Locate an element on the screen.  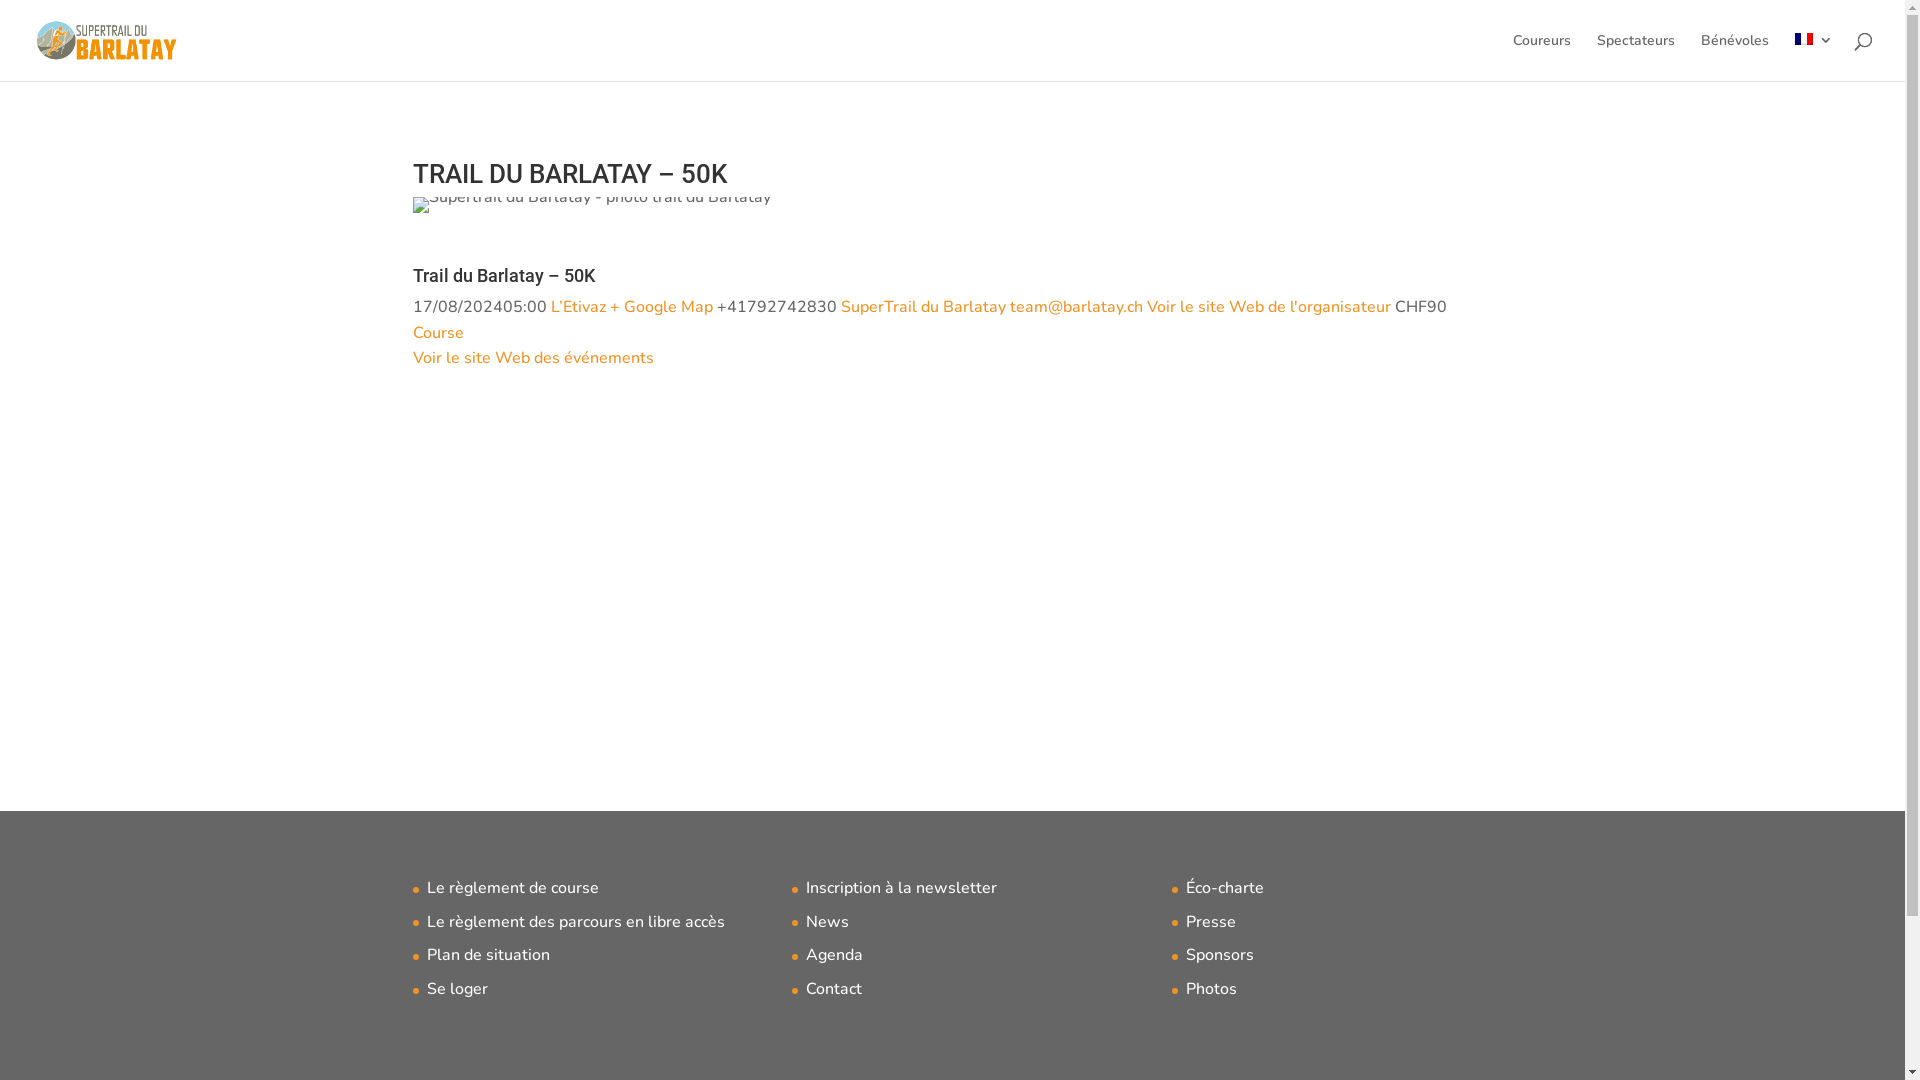
'Photos' is located at coordinates (1185, 987).